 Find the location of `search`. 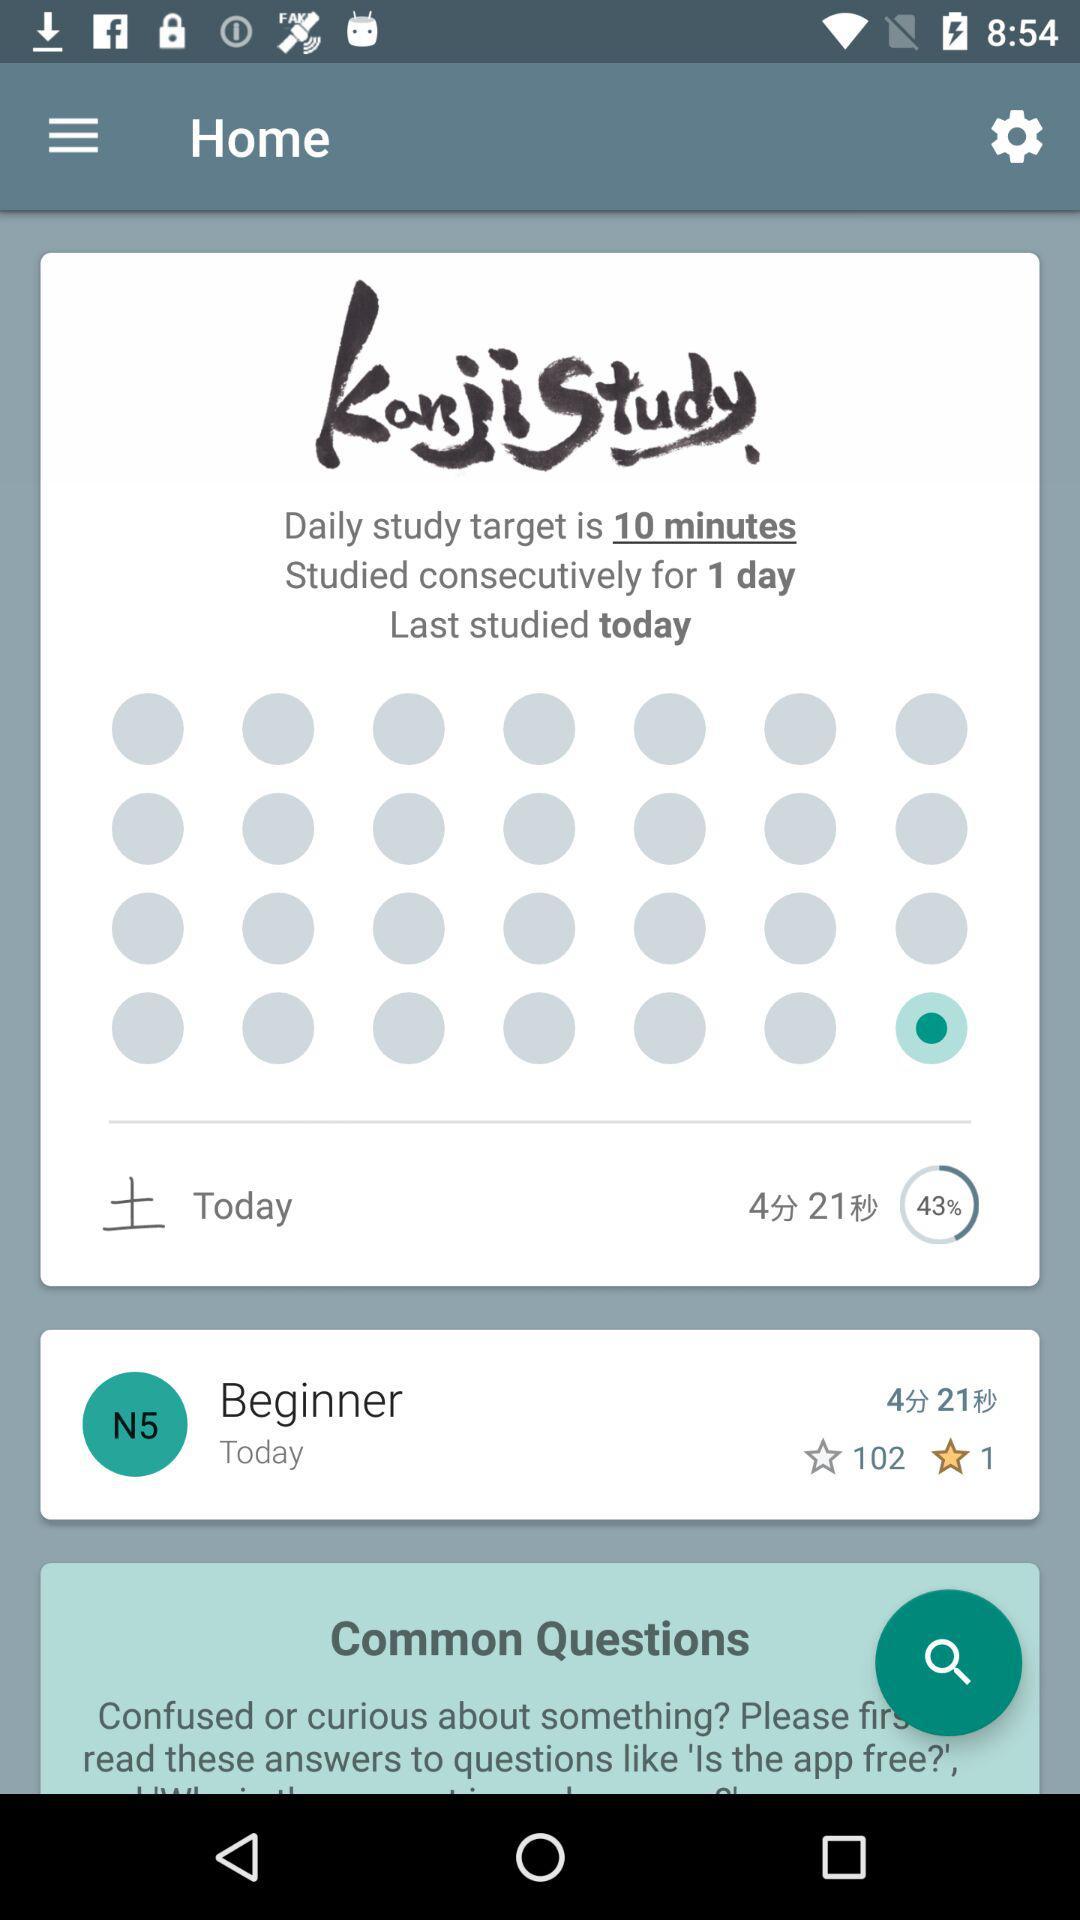

search is located at coordinates (947, 1662).